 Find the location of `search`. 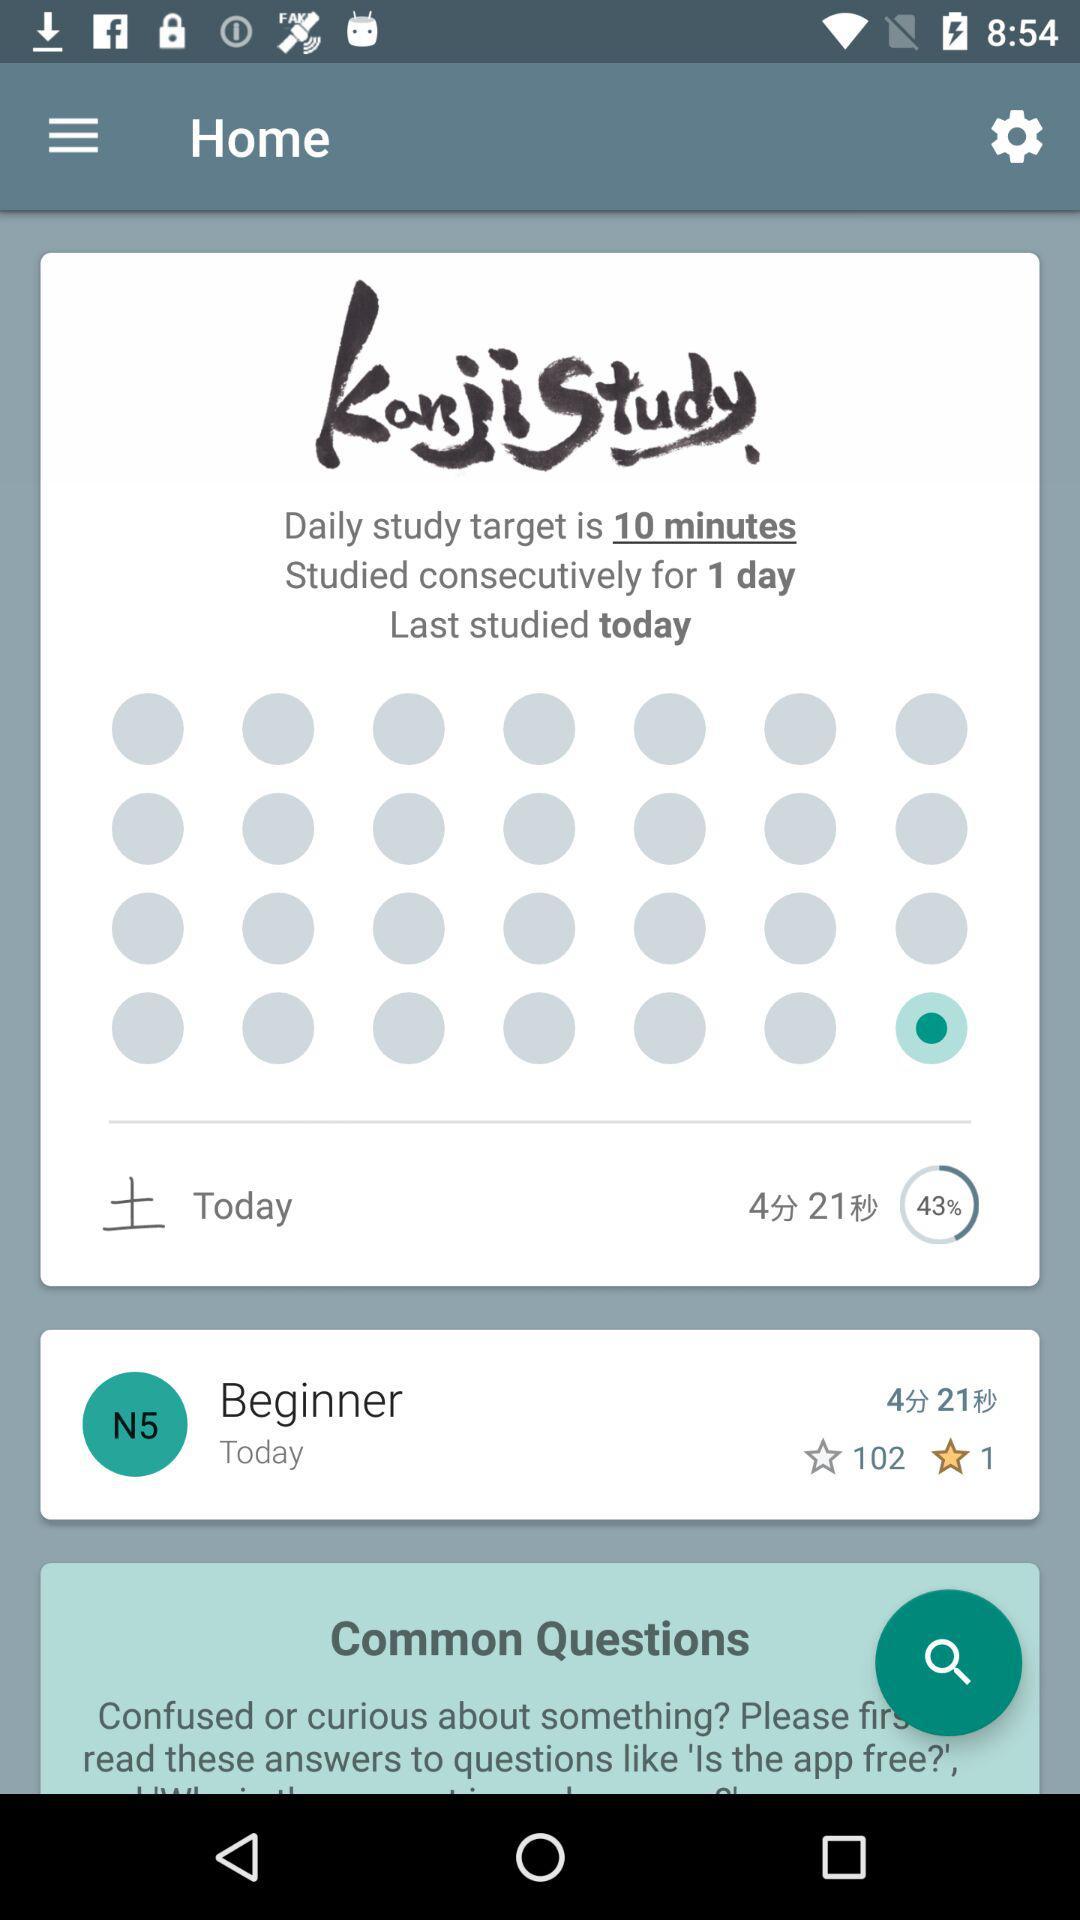

search is located at coordinates (947, 1662).